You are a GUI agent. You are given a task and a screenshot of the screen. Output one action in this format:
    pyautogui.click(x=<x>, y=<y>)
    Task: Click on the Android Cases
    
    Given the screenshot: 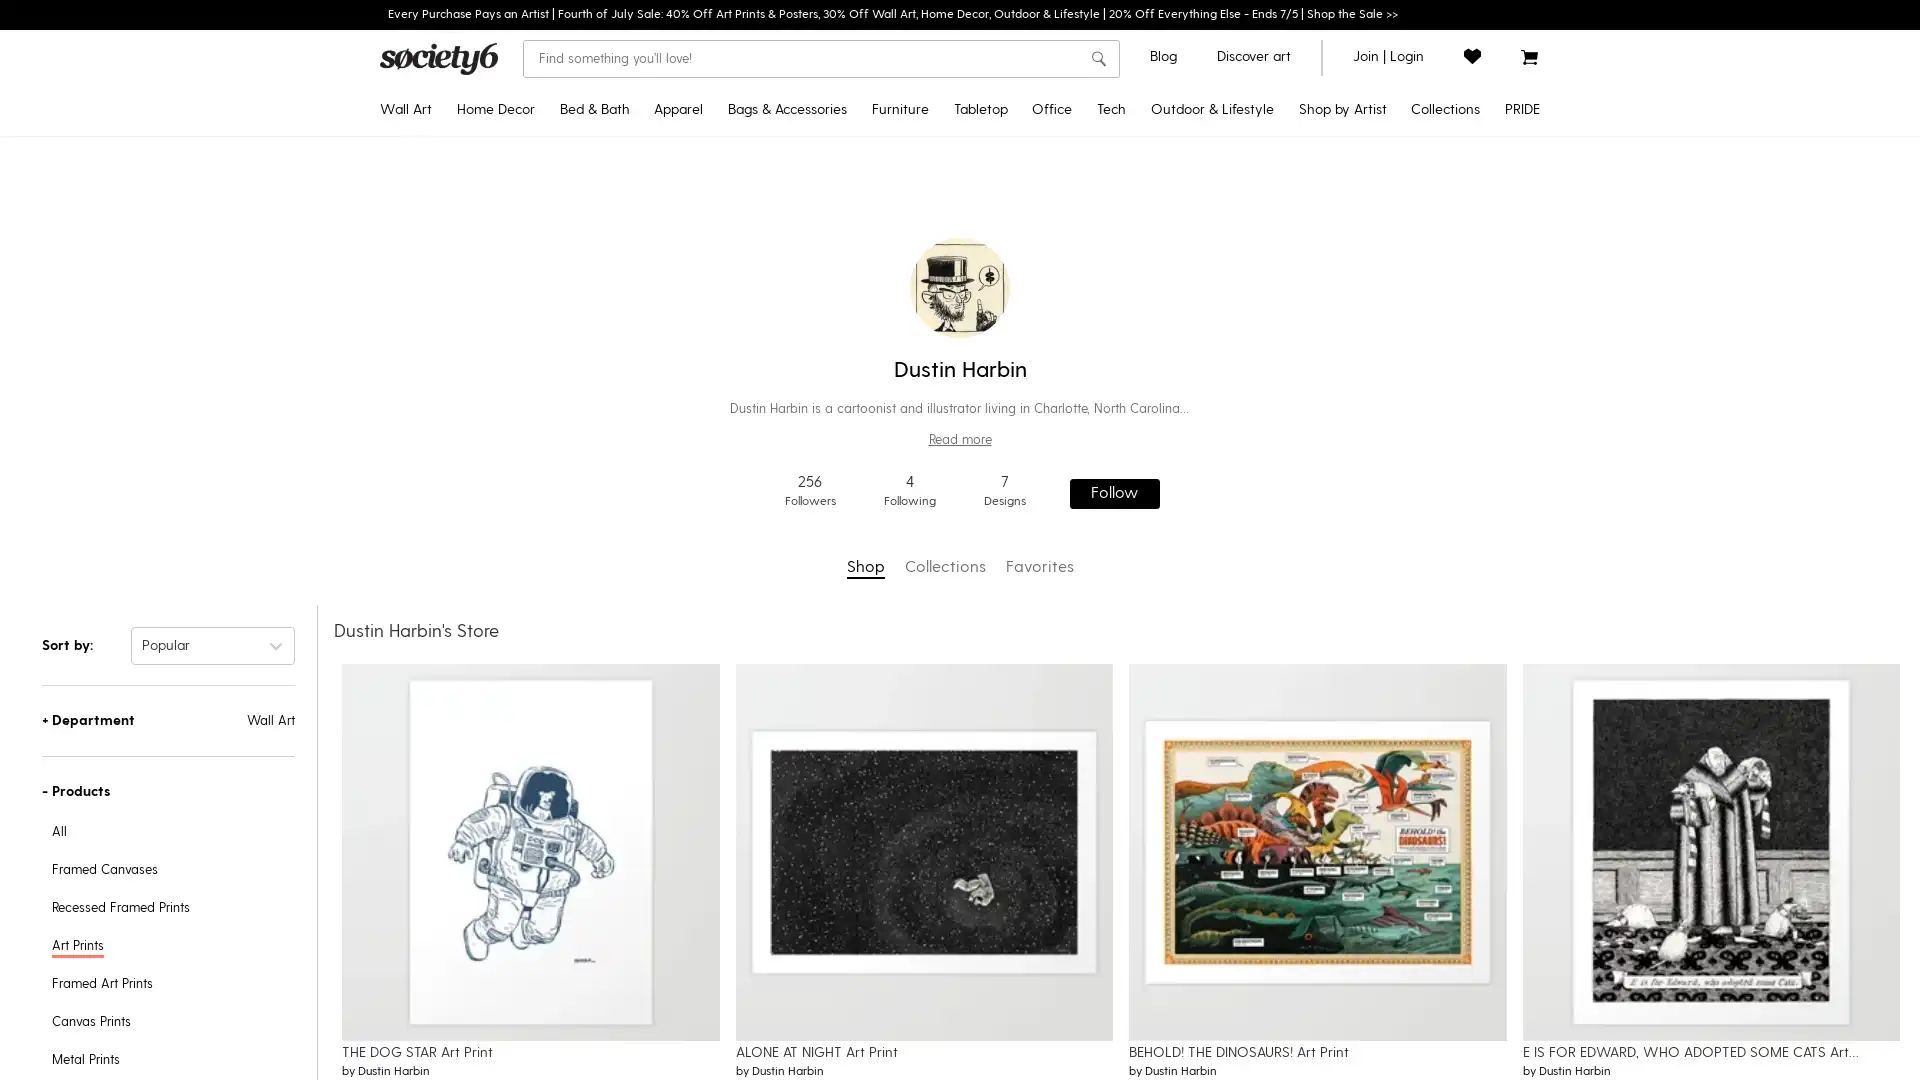 What is the action you would take?
    pyautogui.click(x=1182, y=192)
    